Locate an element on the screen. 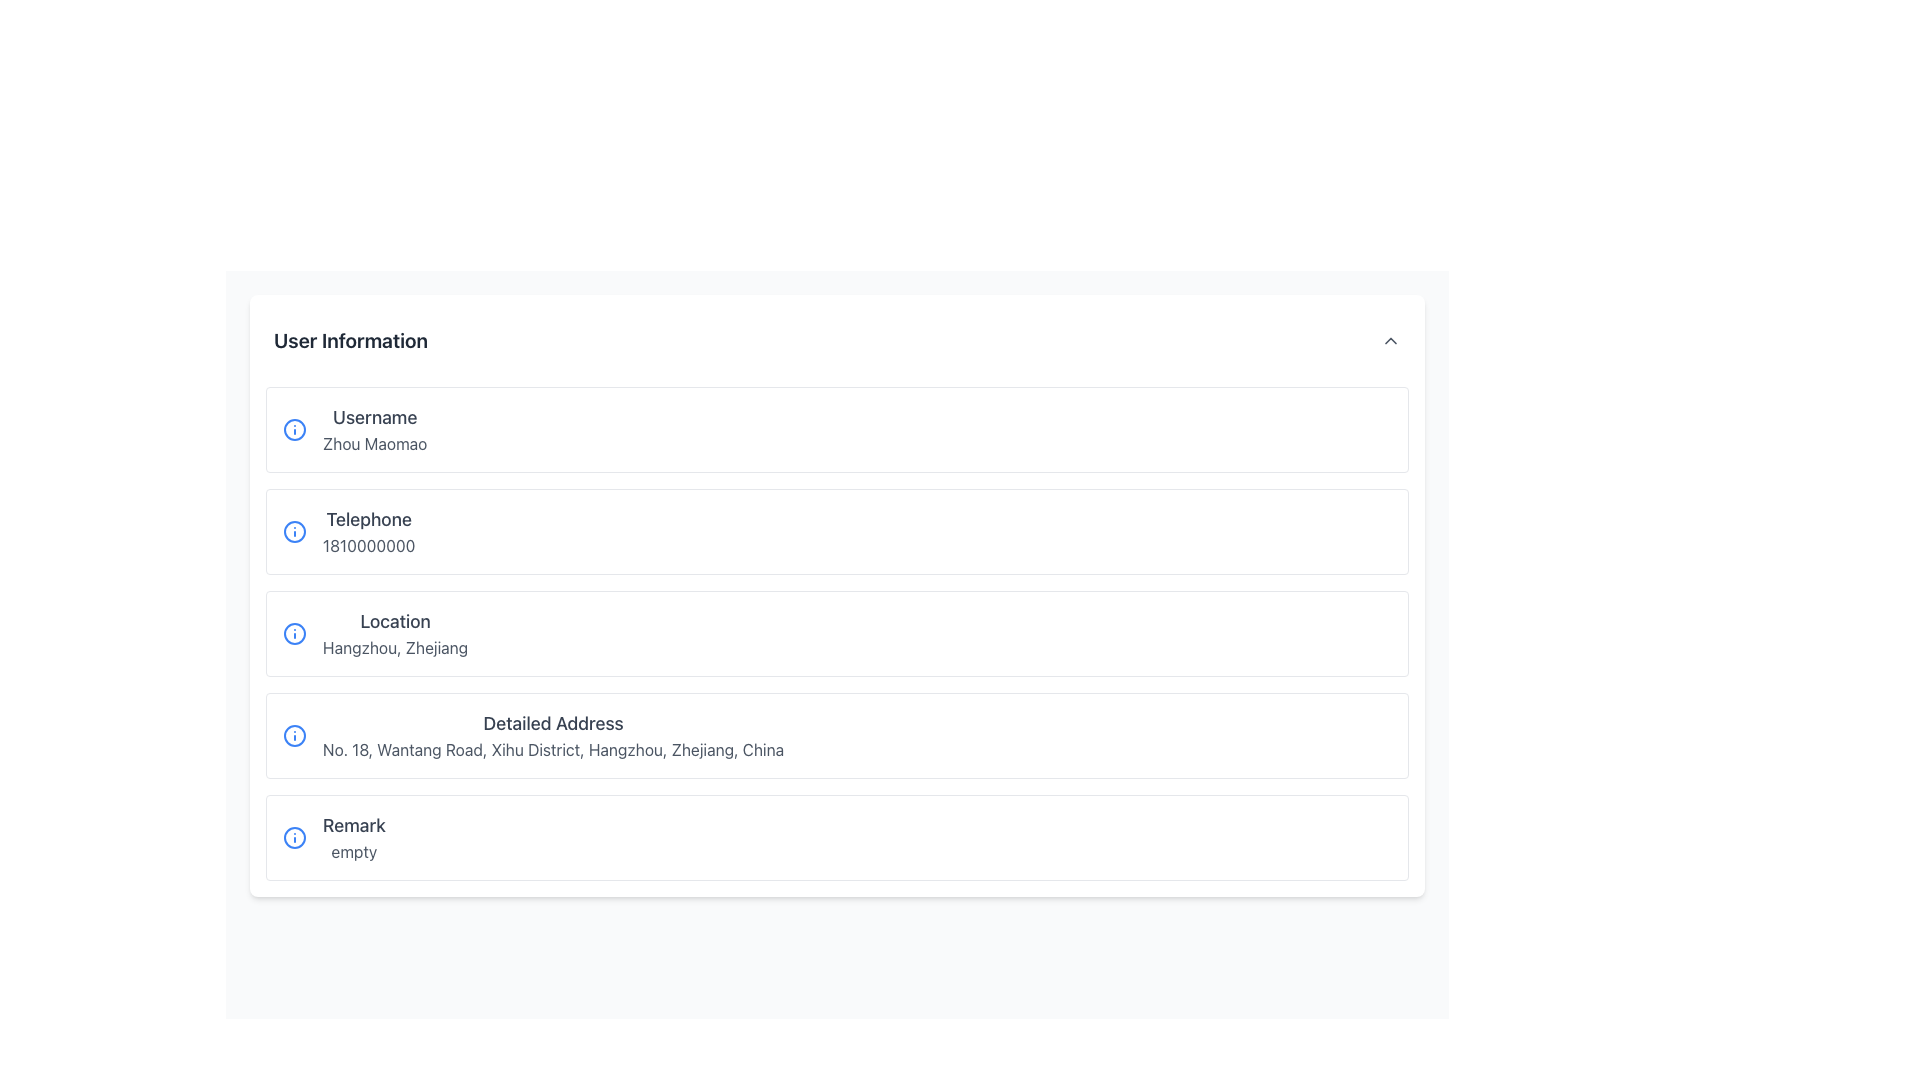  the Read-only Text element that indicates the remark status, which is located directly below the 'Remark' text in the user information list is located at coordinates (354, 852).